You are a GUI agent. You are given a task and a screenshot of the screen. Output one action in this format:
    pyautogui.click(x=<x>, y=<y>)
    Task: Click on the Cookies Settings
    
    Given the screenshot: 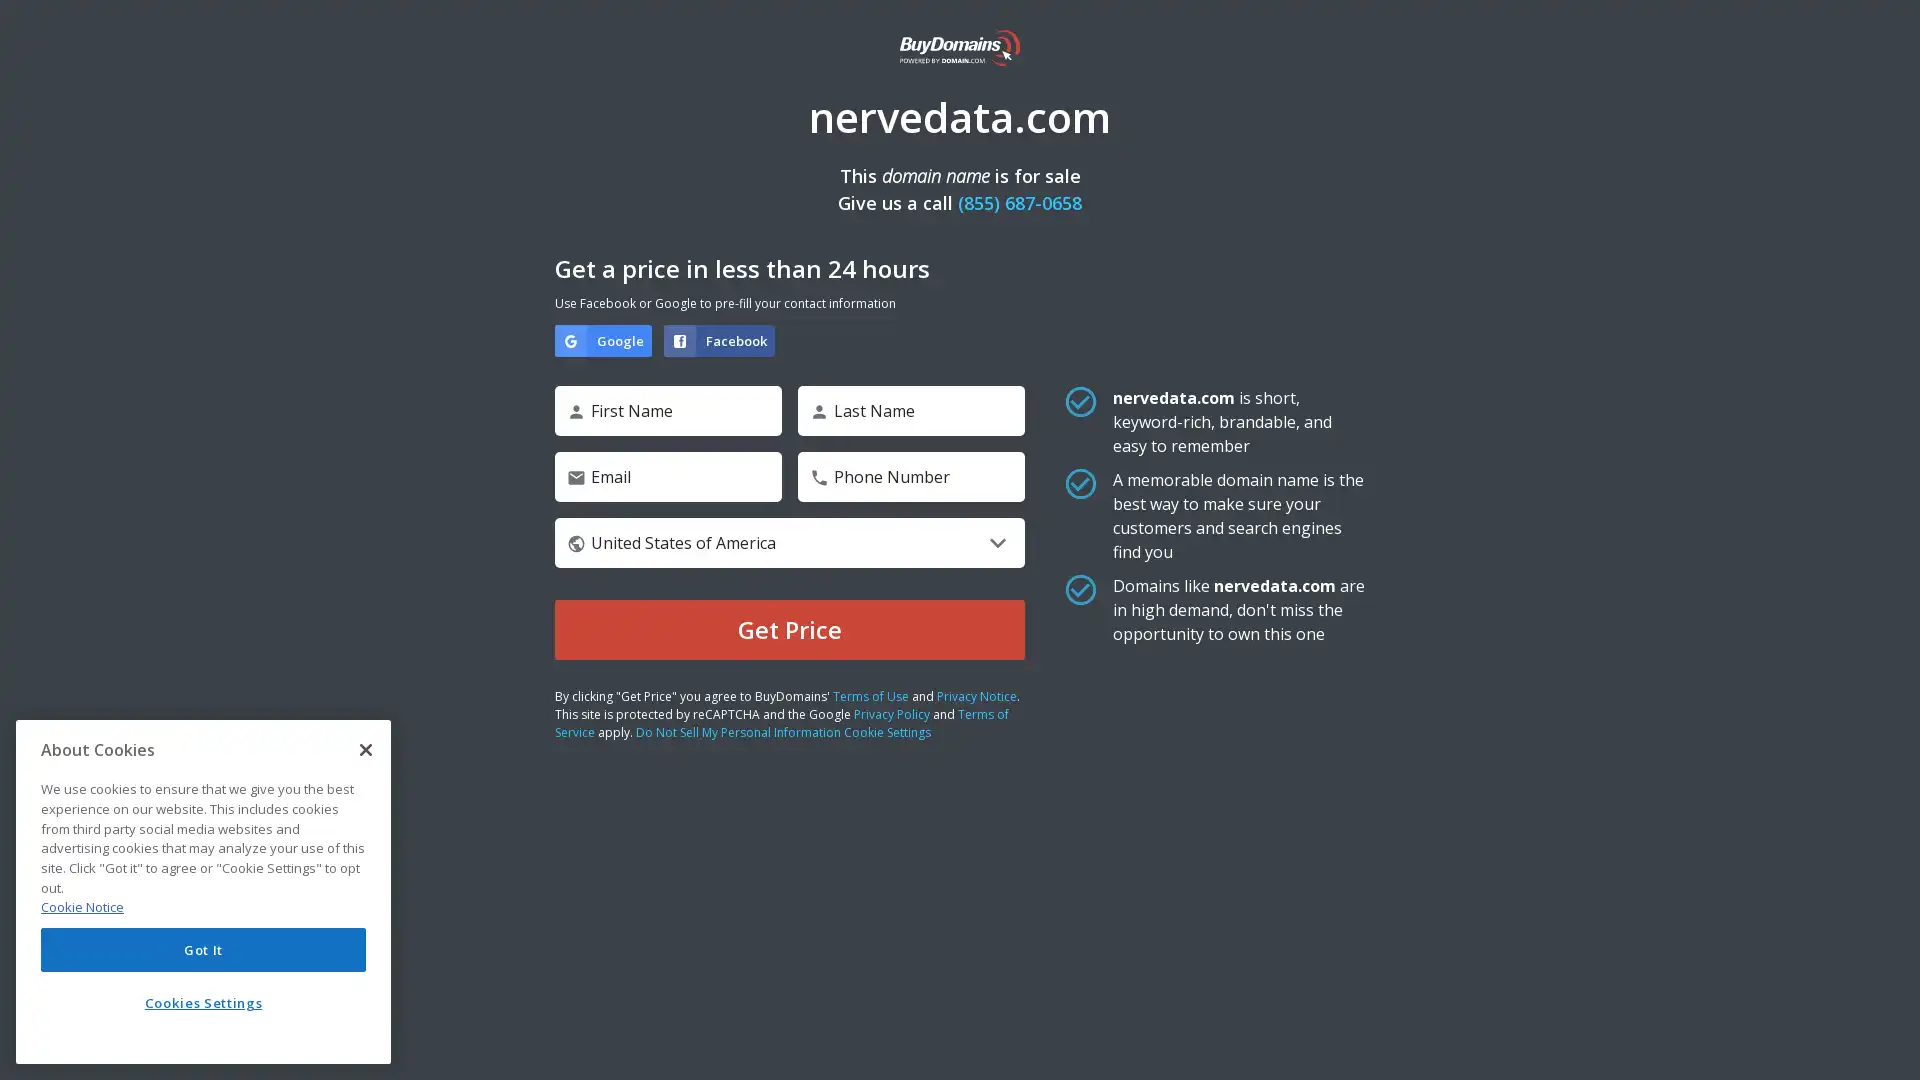 What is the action you would take?
    pyautogui.click(x=203, y=1002)
    